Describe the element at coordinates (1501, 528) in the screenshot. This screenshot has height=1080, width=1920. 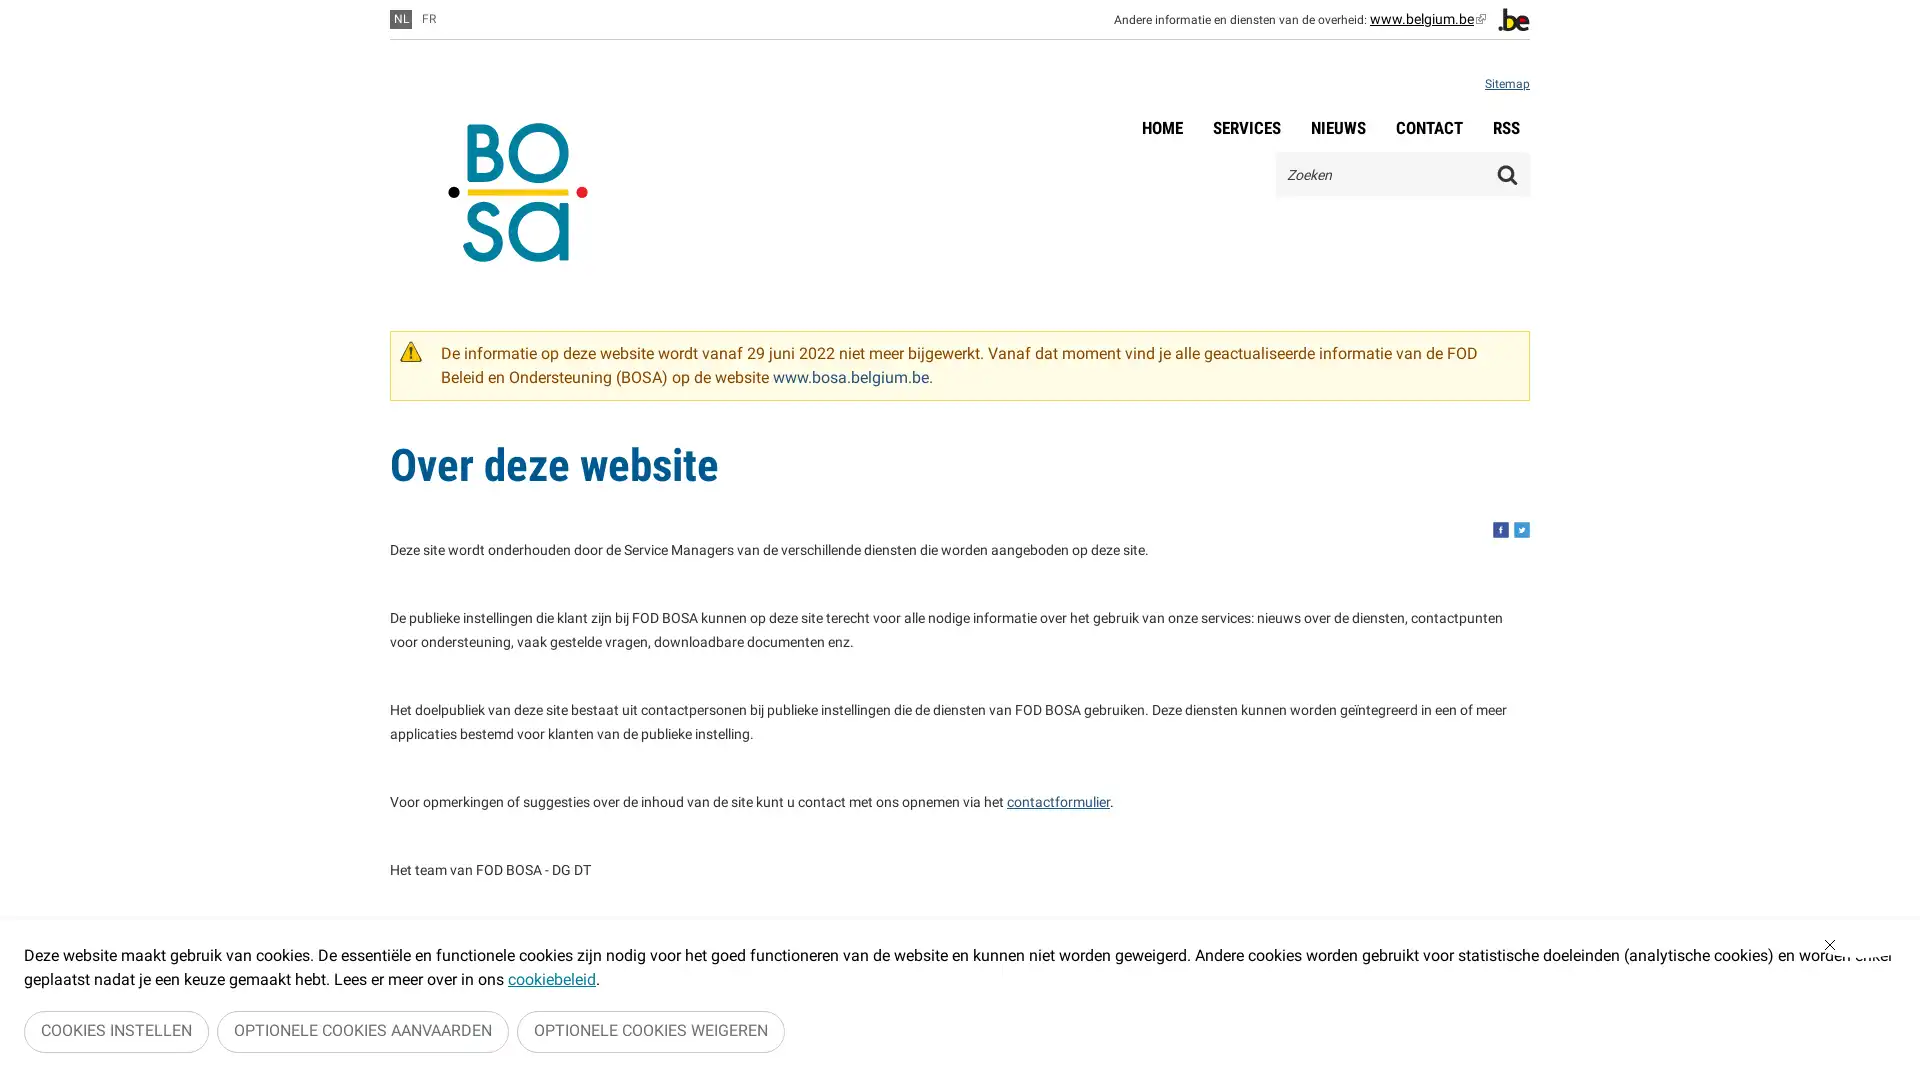
I see `Share this, facebook. This button opens a new window` at that location.